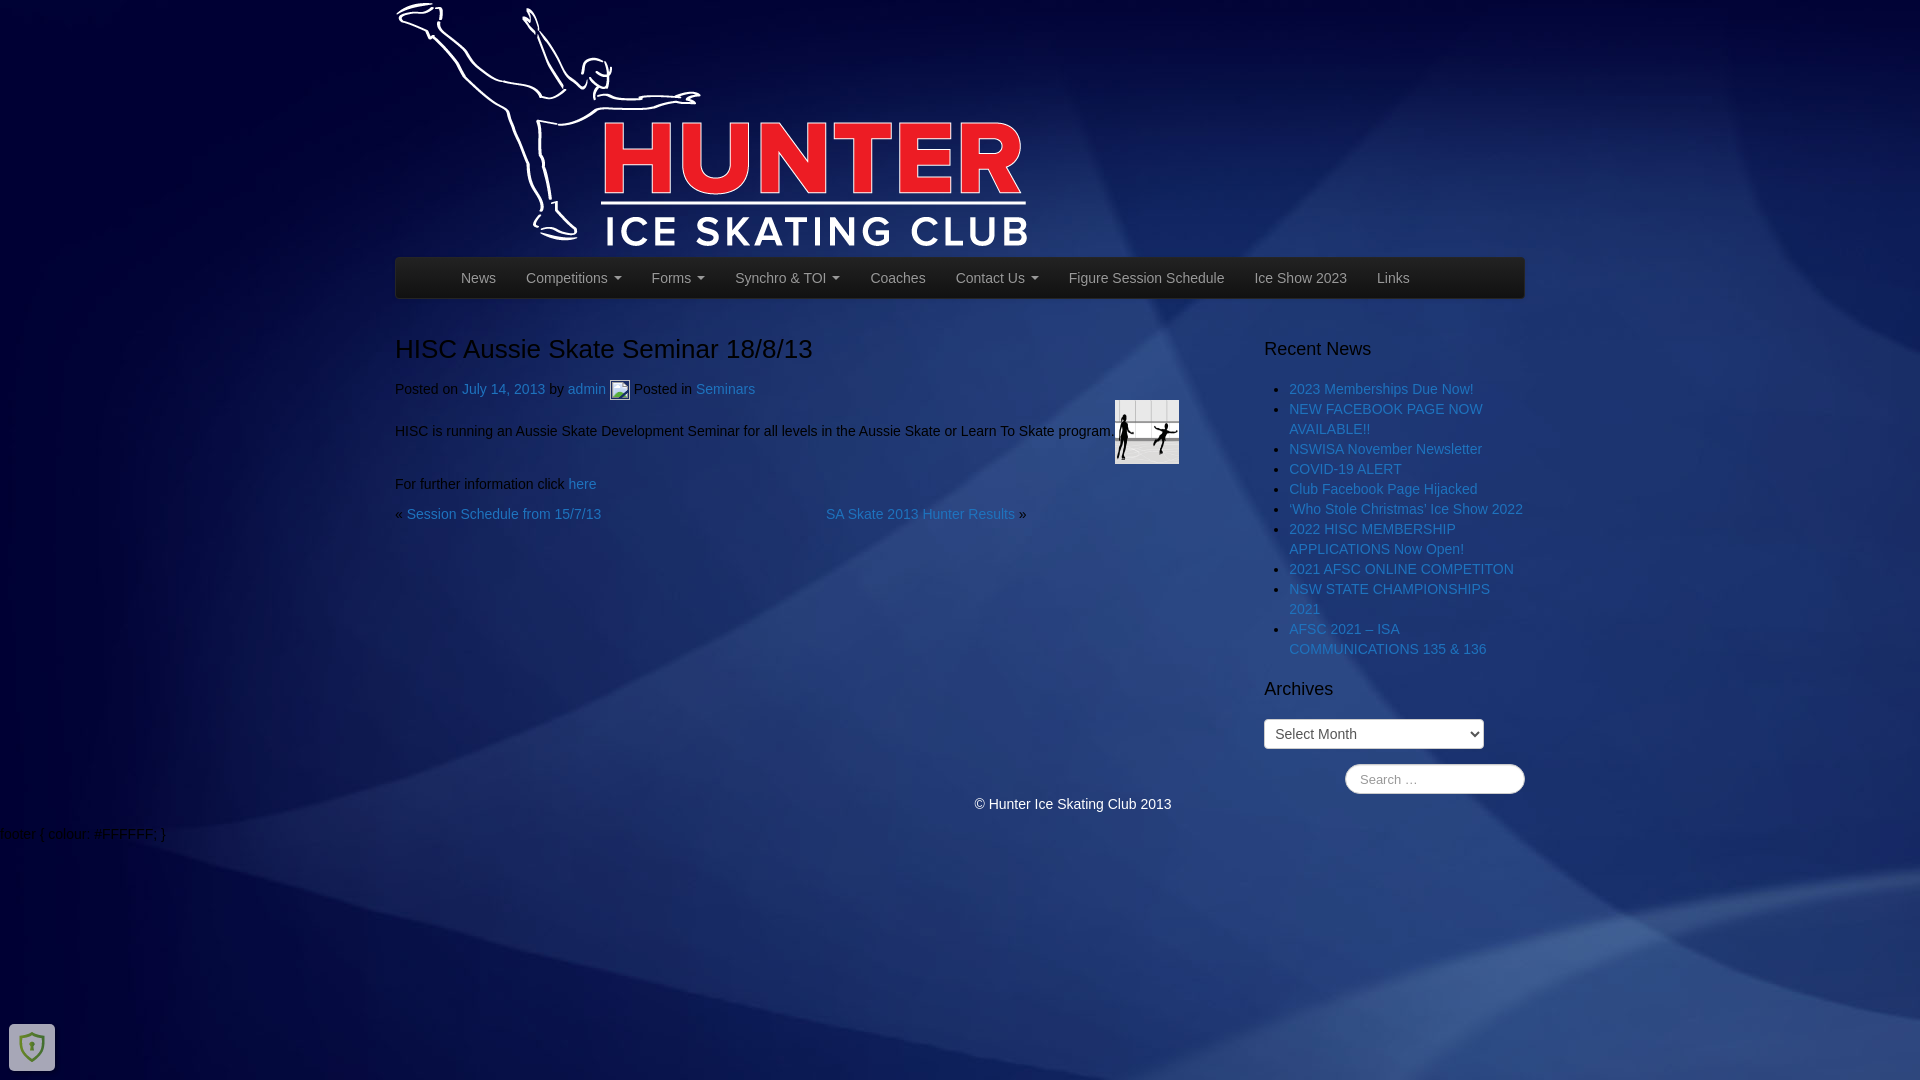 This screenshot has height=1080, width=1920. What do you see at coordinates (896, 277) in the screenshot?
I see `'Coaches'` at bounding box center [896, 277].